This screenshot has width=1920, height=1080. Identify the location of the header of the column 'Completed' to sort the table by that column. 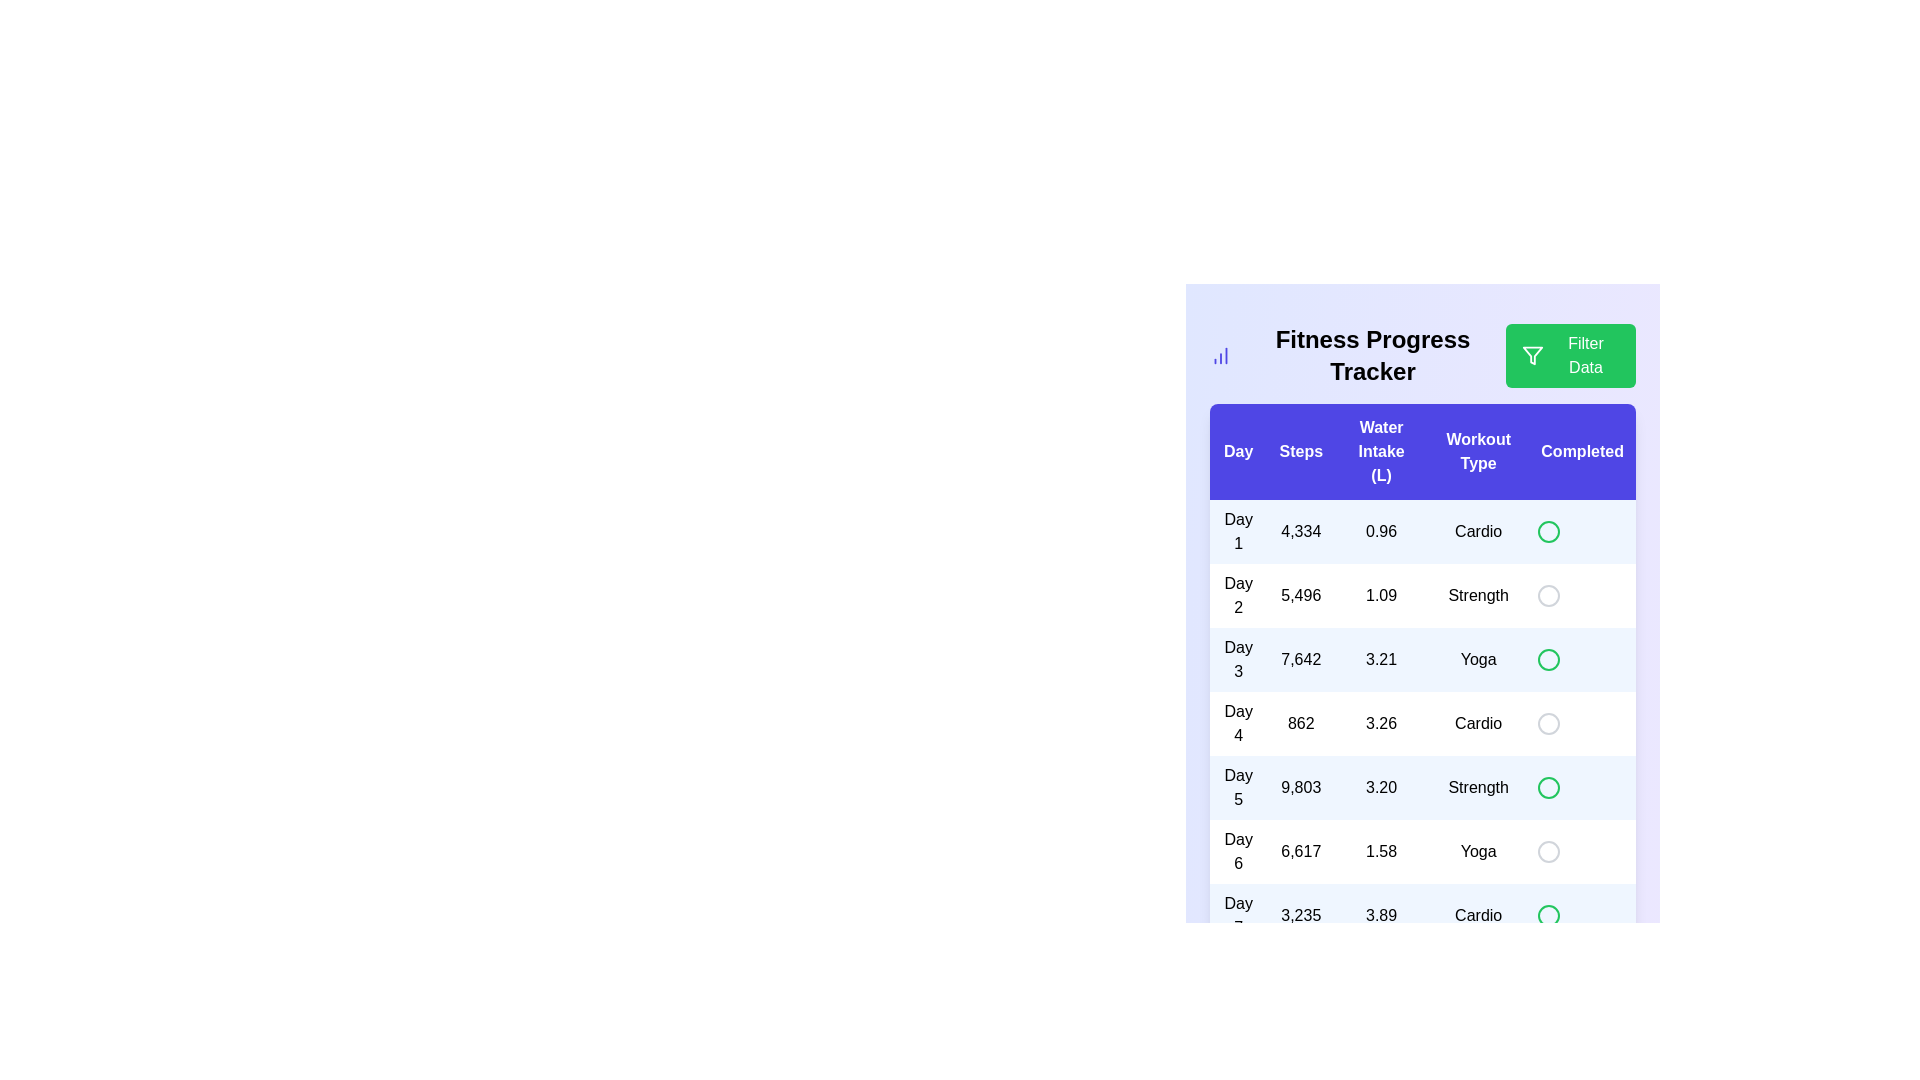
(1581, 451).